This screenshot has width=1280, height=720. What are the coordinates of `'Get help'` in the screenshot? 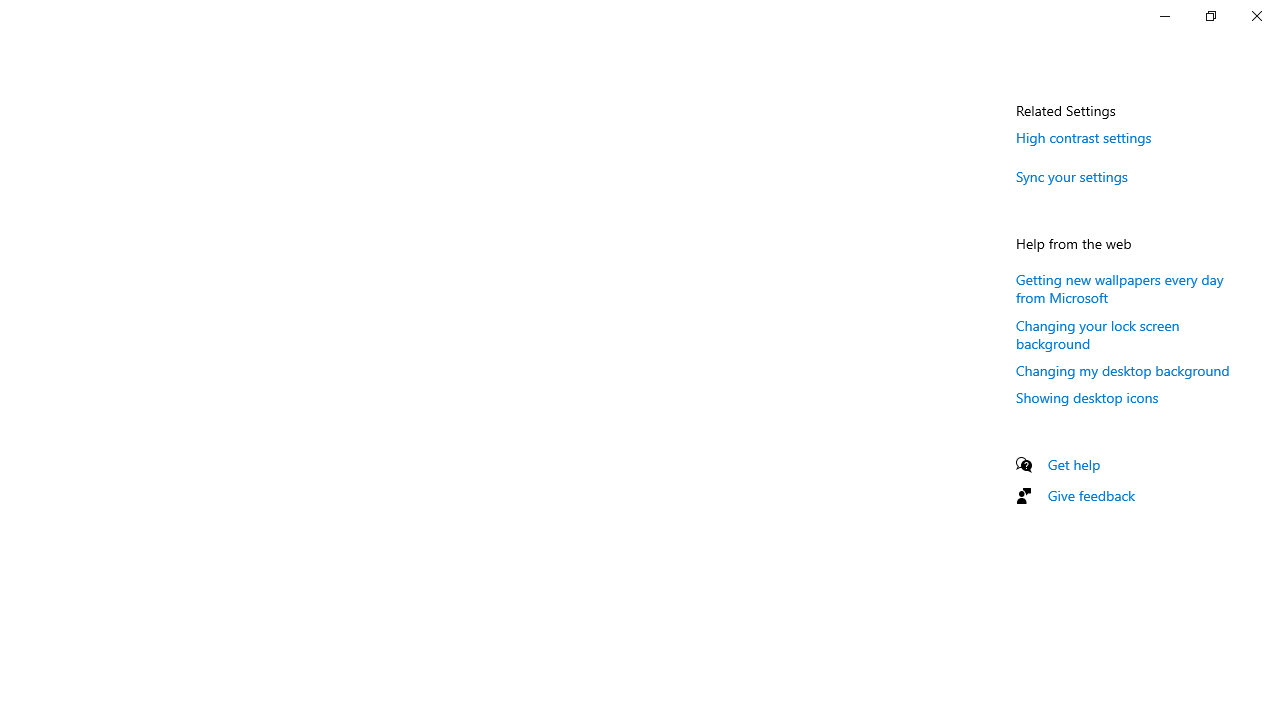 It's located at (1073, 464).